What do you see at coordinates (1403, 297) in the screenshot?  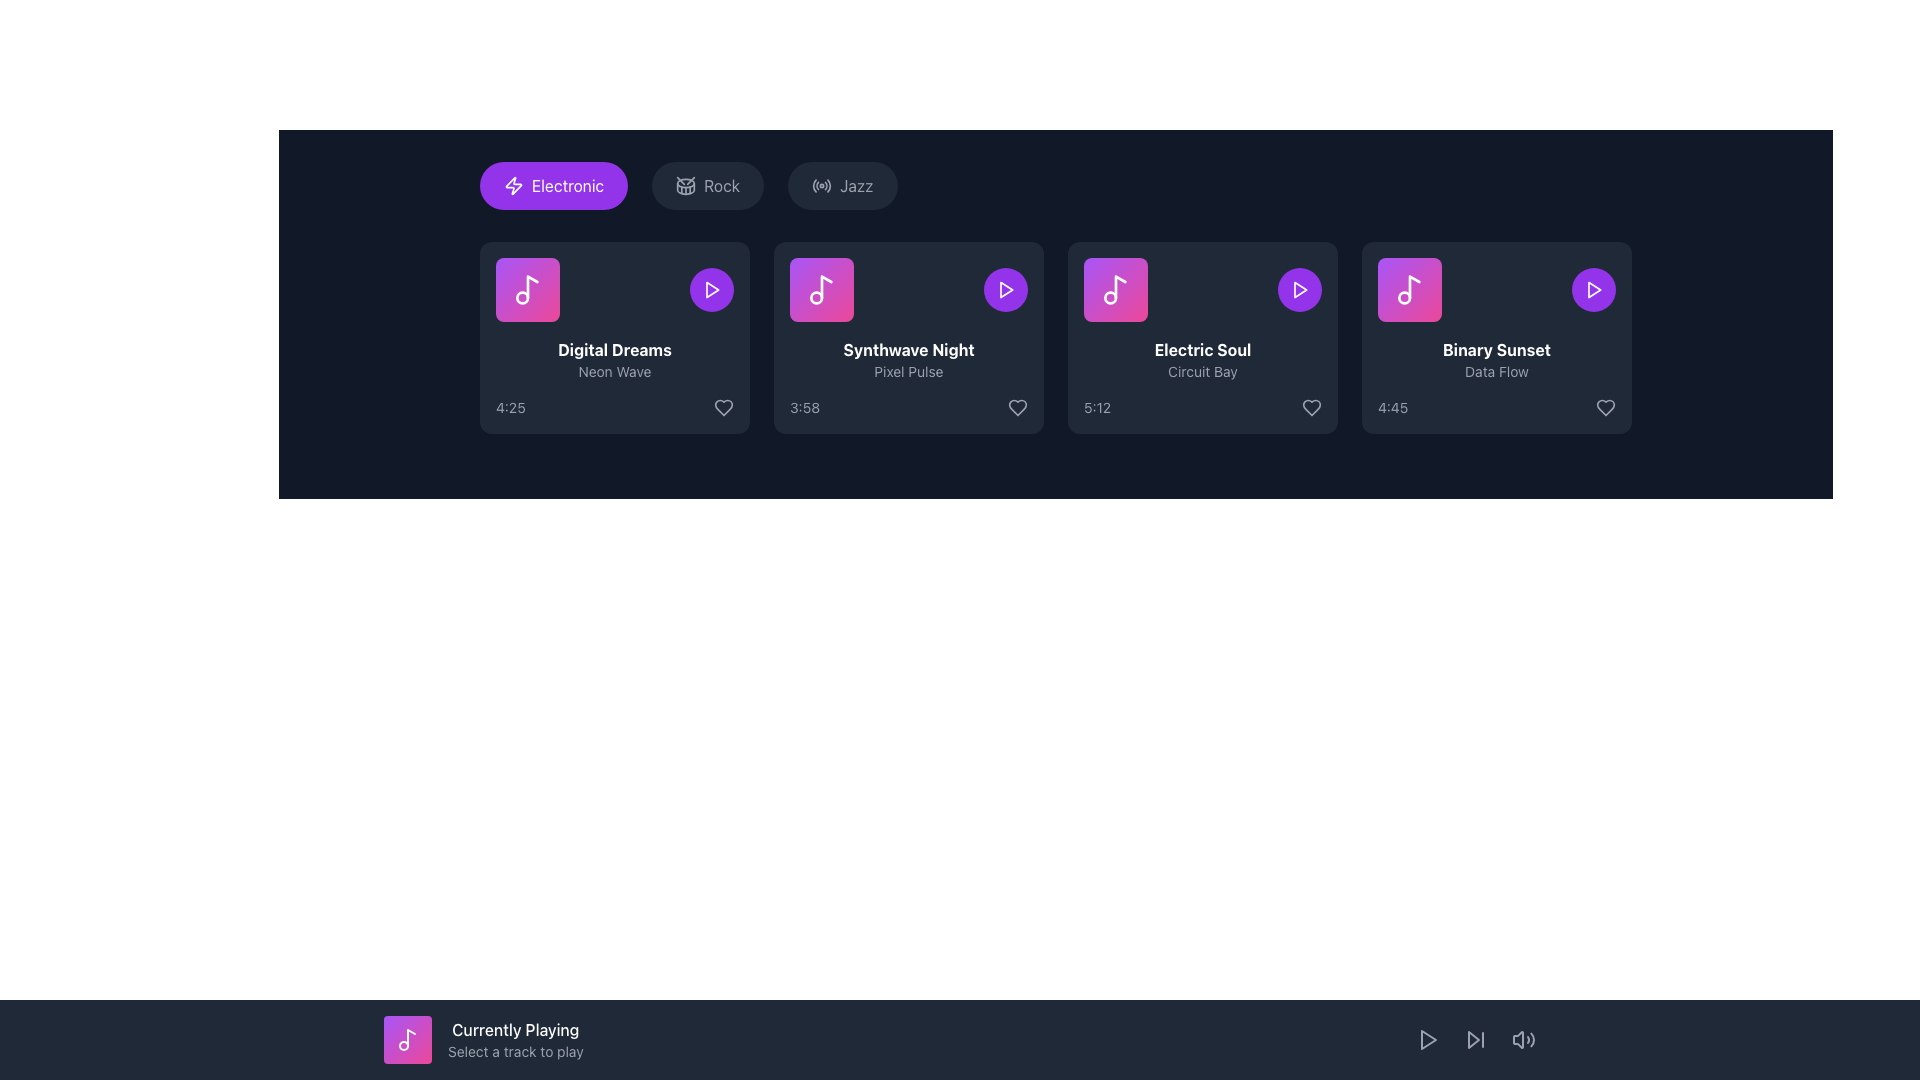 I see `the small circular component located near the bottom of the music note icon within the 'Binary Sunset' card` at bounding box center [1403, 297].